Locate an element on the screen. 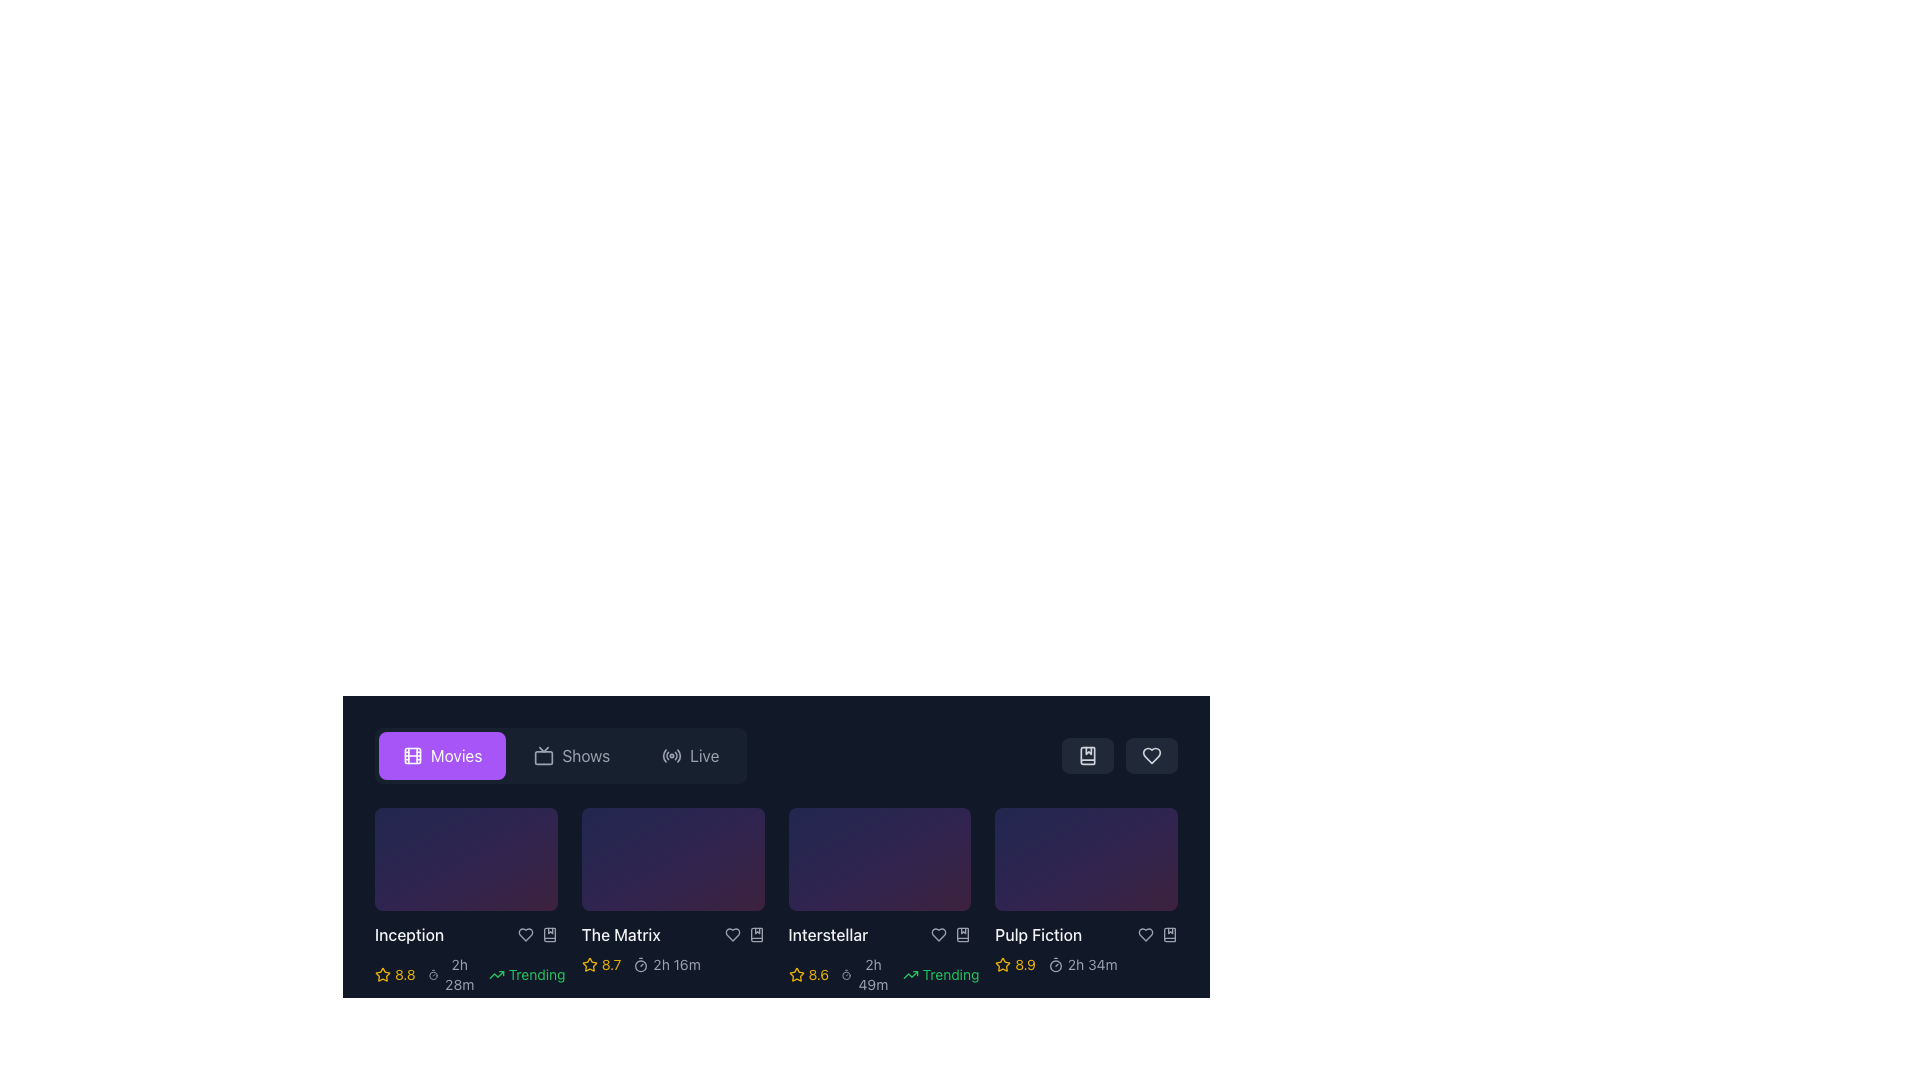  the decorative rectangle element styled as an outline within the SVG graphic, which is part of the larger TV or monitor icon located in the control bar at the top of the interface is located at coordinates (544, 758).